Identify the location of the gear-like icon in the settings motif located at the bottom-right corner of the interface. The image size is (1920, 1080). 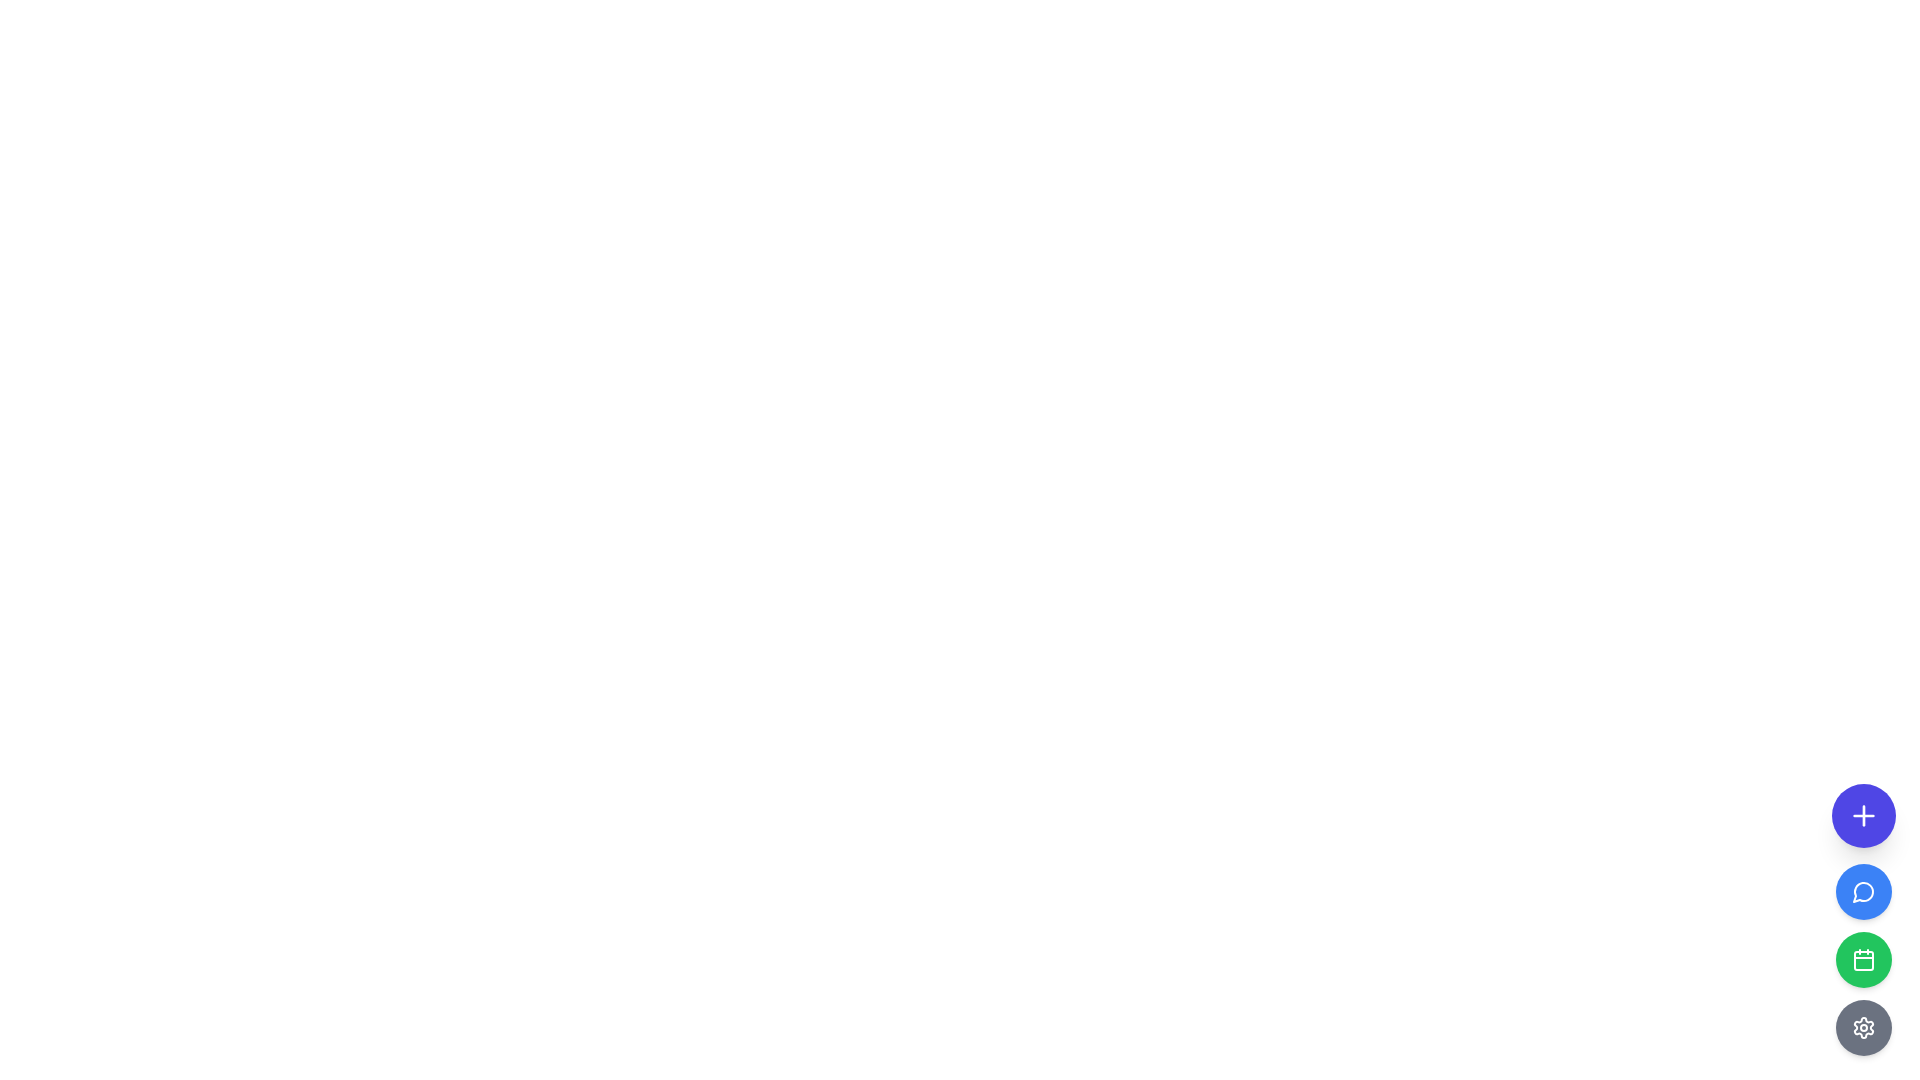
(1862, 1028).